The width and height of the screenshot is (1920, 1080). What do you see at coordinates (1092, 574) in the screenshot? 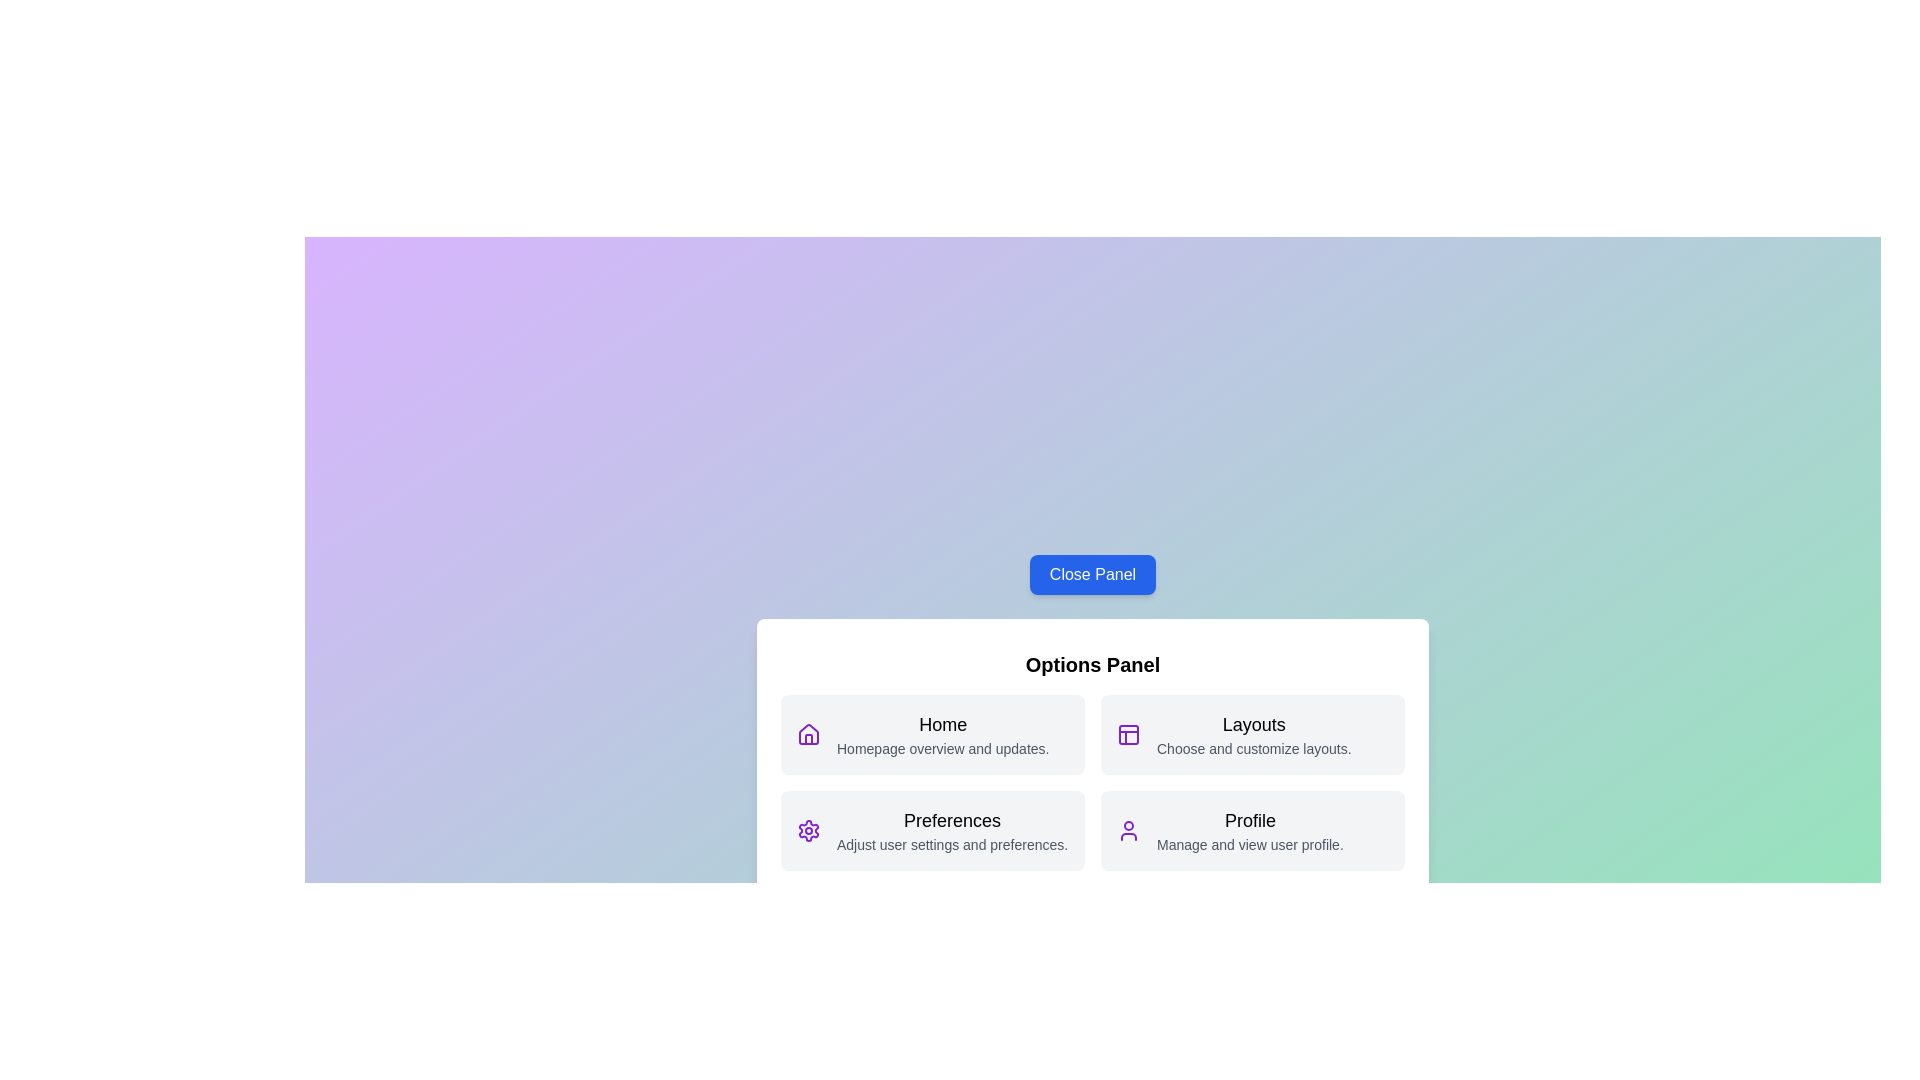
I see `the 'Close Panel' button to toggle the panel's visibility` at bounding box center [1092, 574].